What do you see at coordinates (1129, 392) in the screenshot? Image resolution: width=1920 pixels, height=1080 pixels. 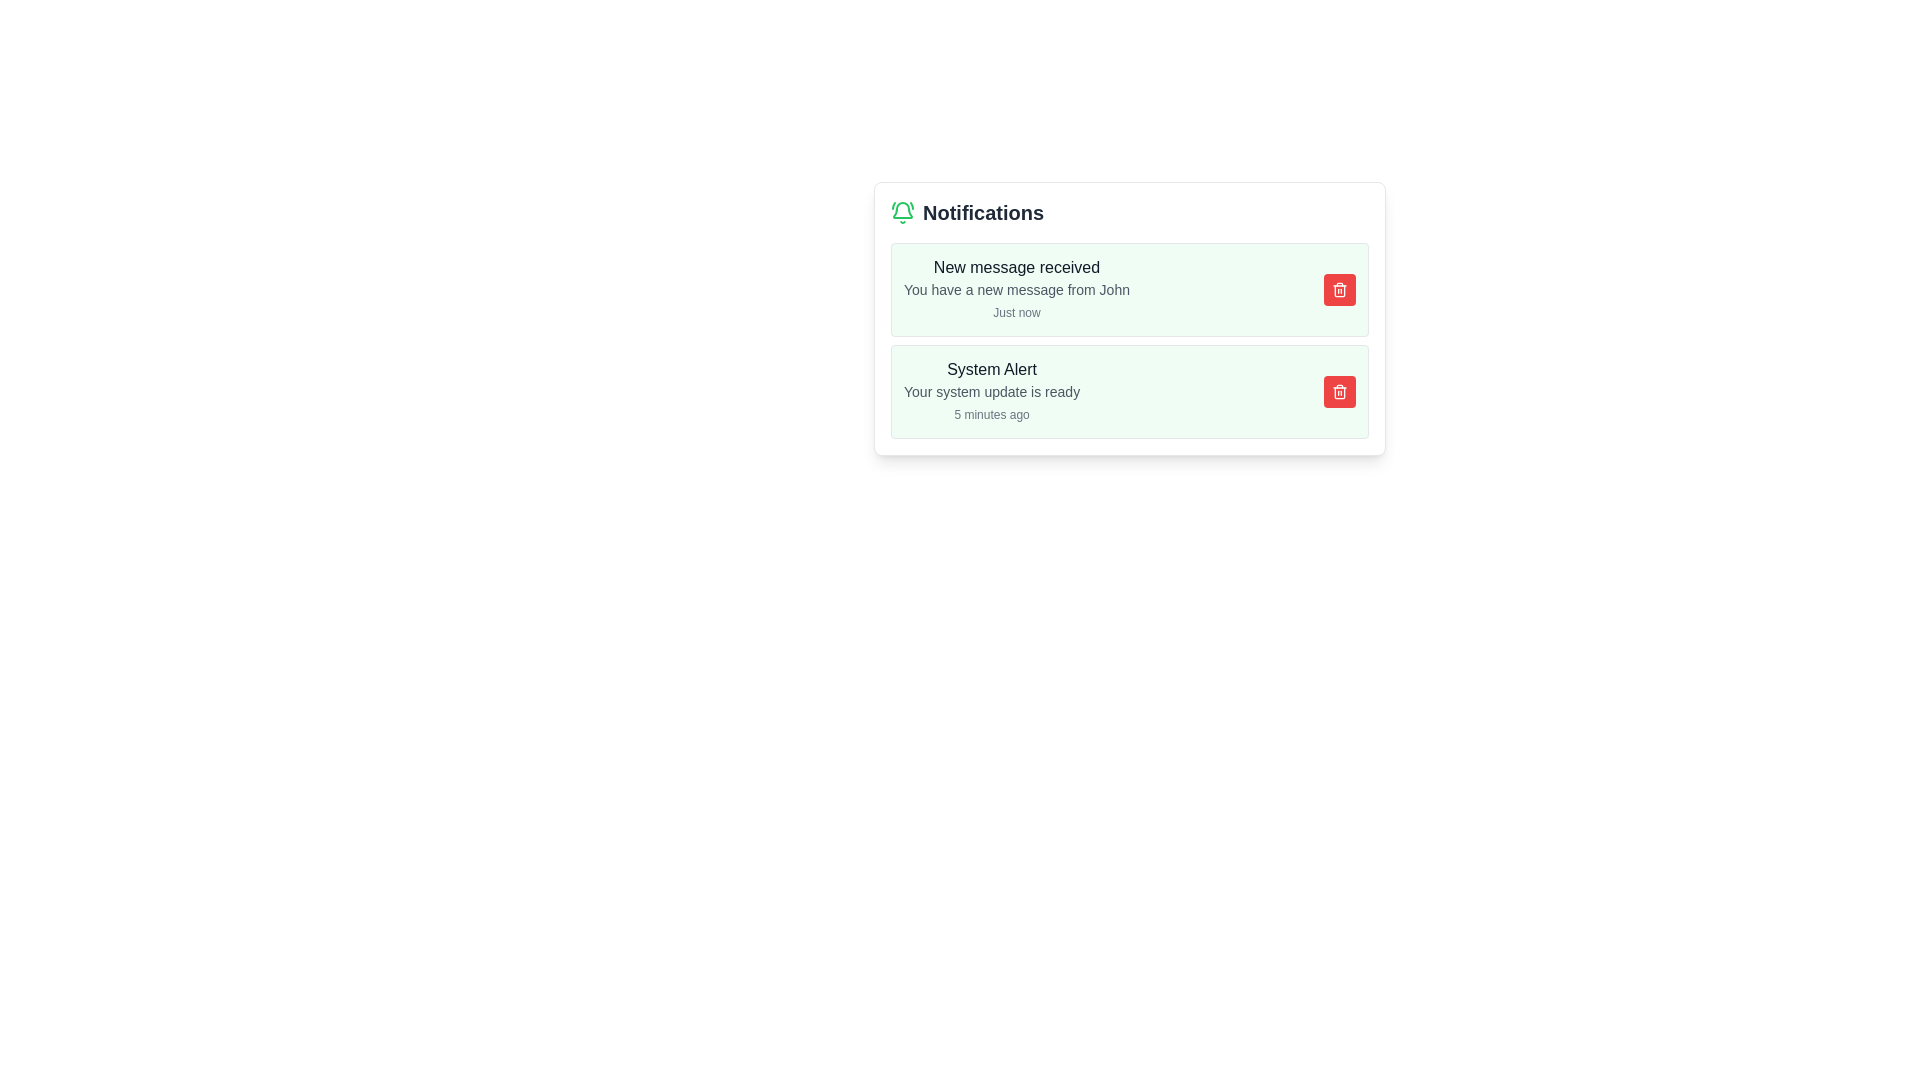 I see `the second notification card in the 'Notifications' section that informs users about a system update` at bounding box center [1129, 392].